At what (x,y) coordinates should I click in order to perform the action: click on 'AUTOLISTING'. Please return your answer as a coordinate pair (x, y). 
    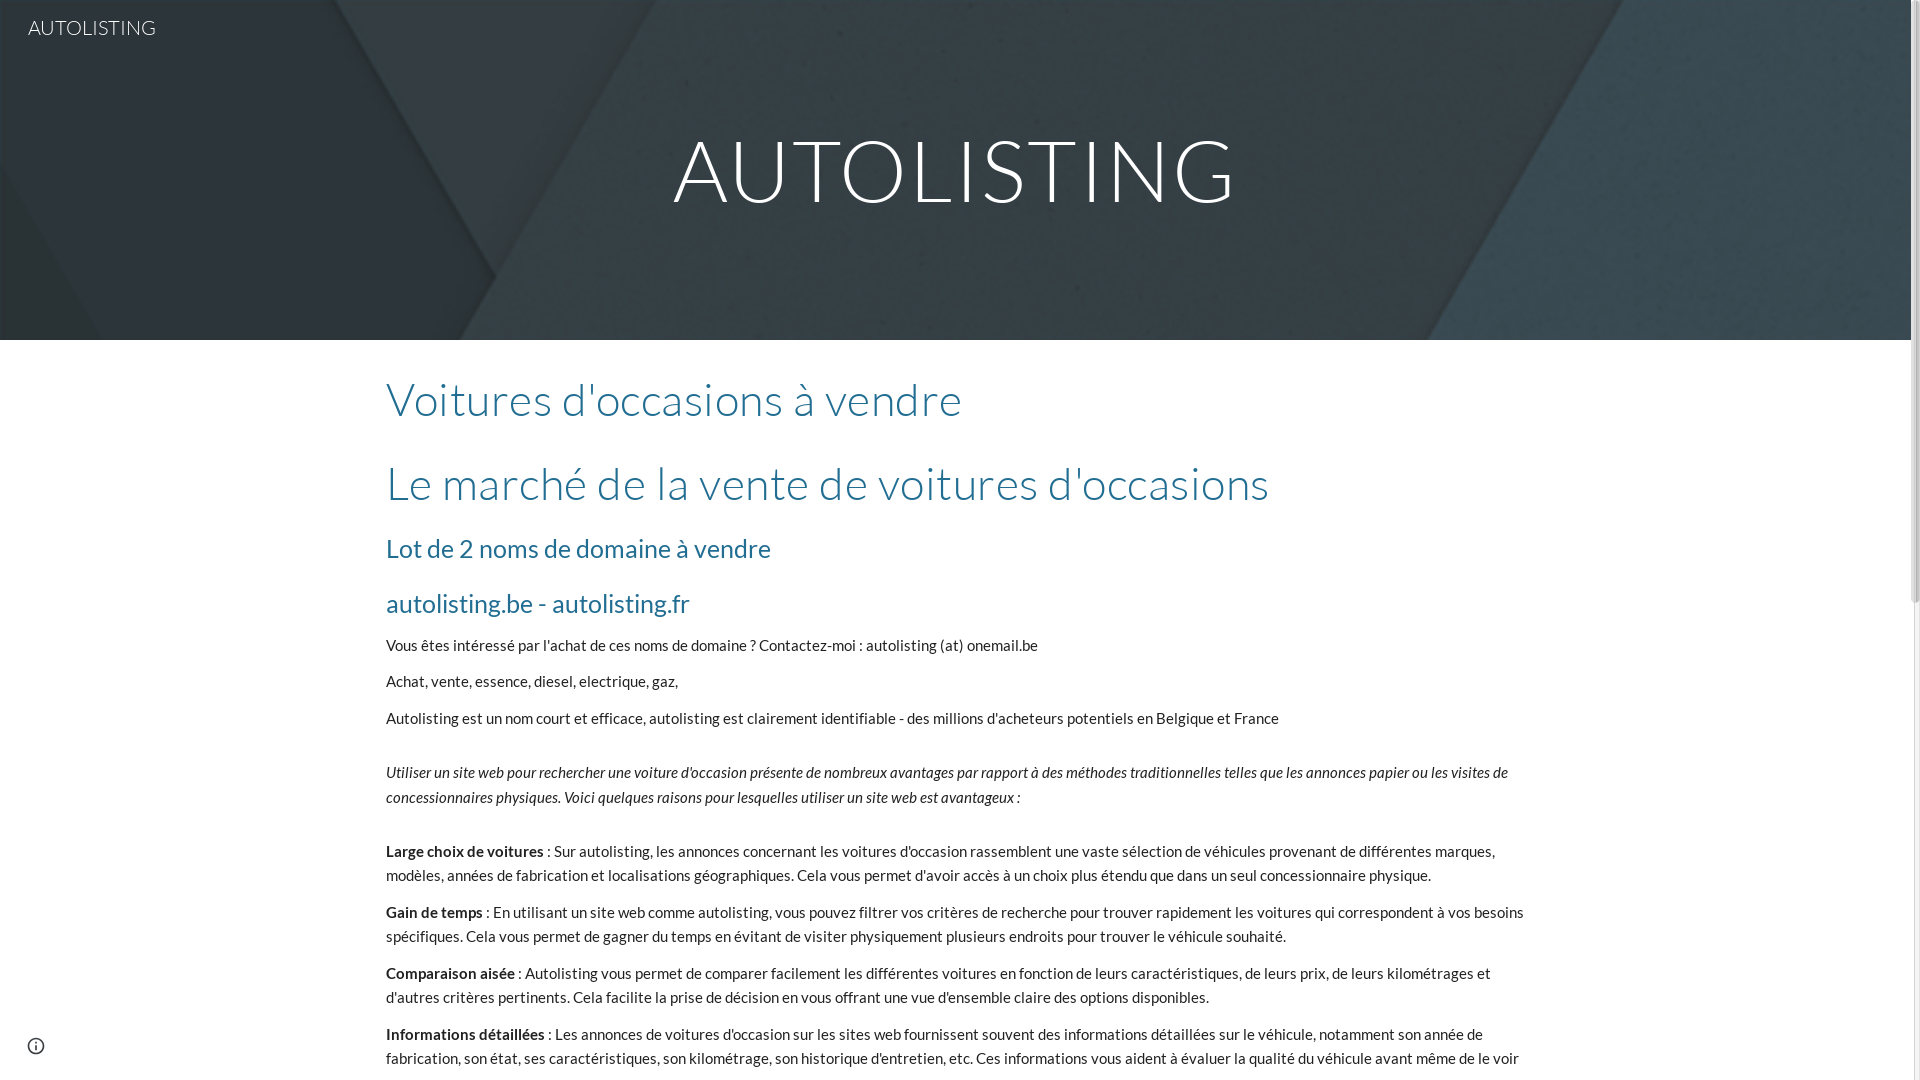
    Looking at the image, I should click on (90, 25).